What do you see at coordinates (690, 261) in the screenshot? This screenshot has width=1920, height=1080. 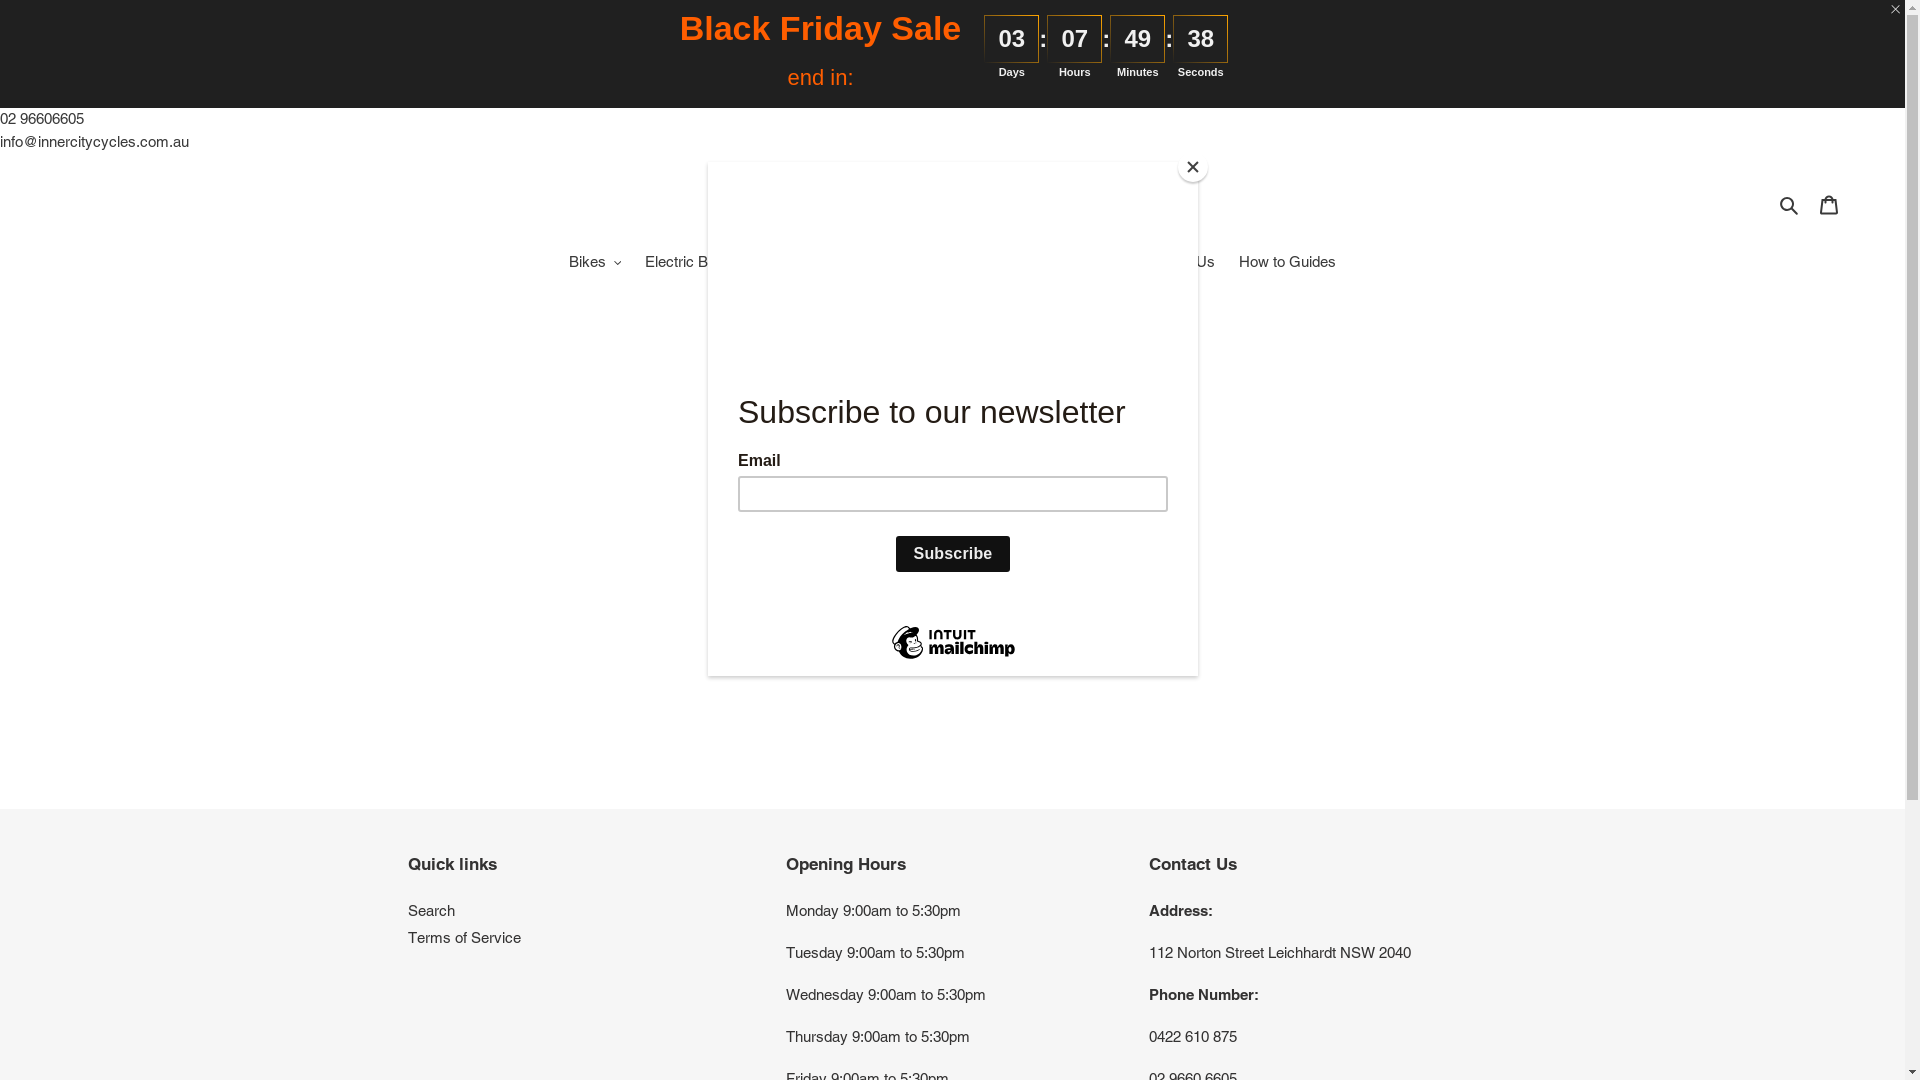 I see `'Electric Bikes'` at bounding box center [690, 261].